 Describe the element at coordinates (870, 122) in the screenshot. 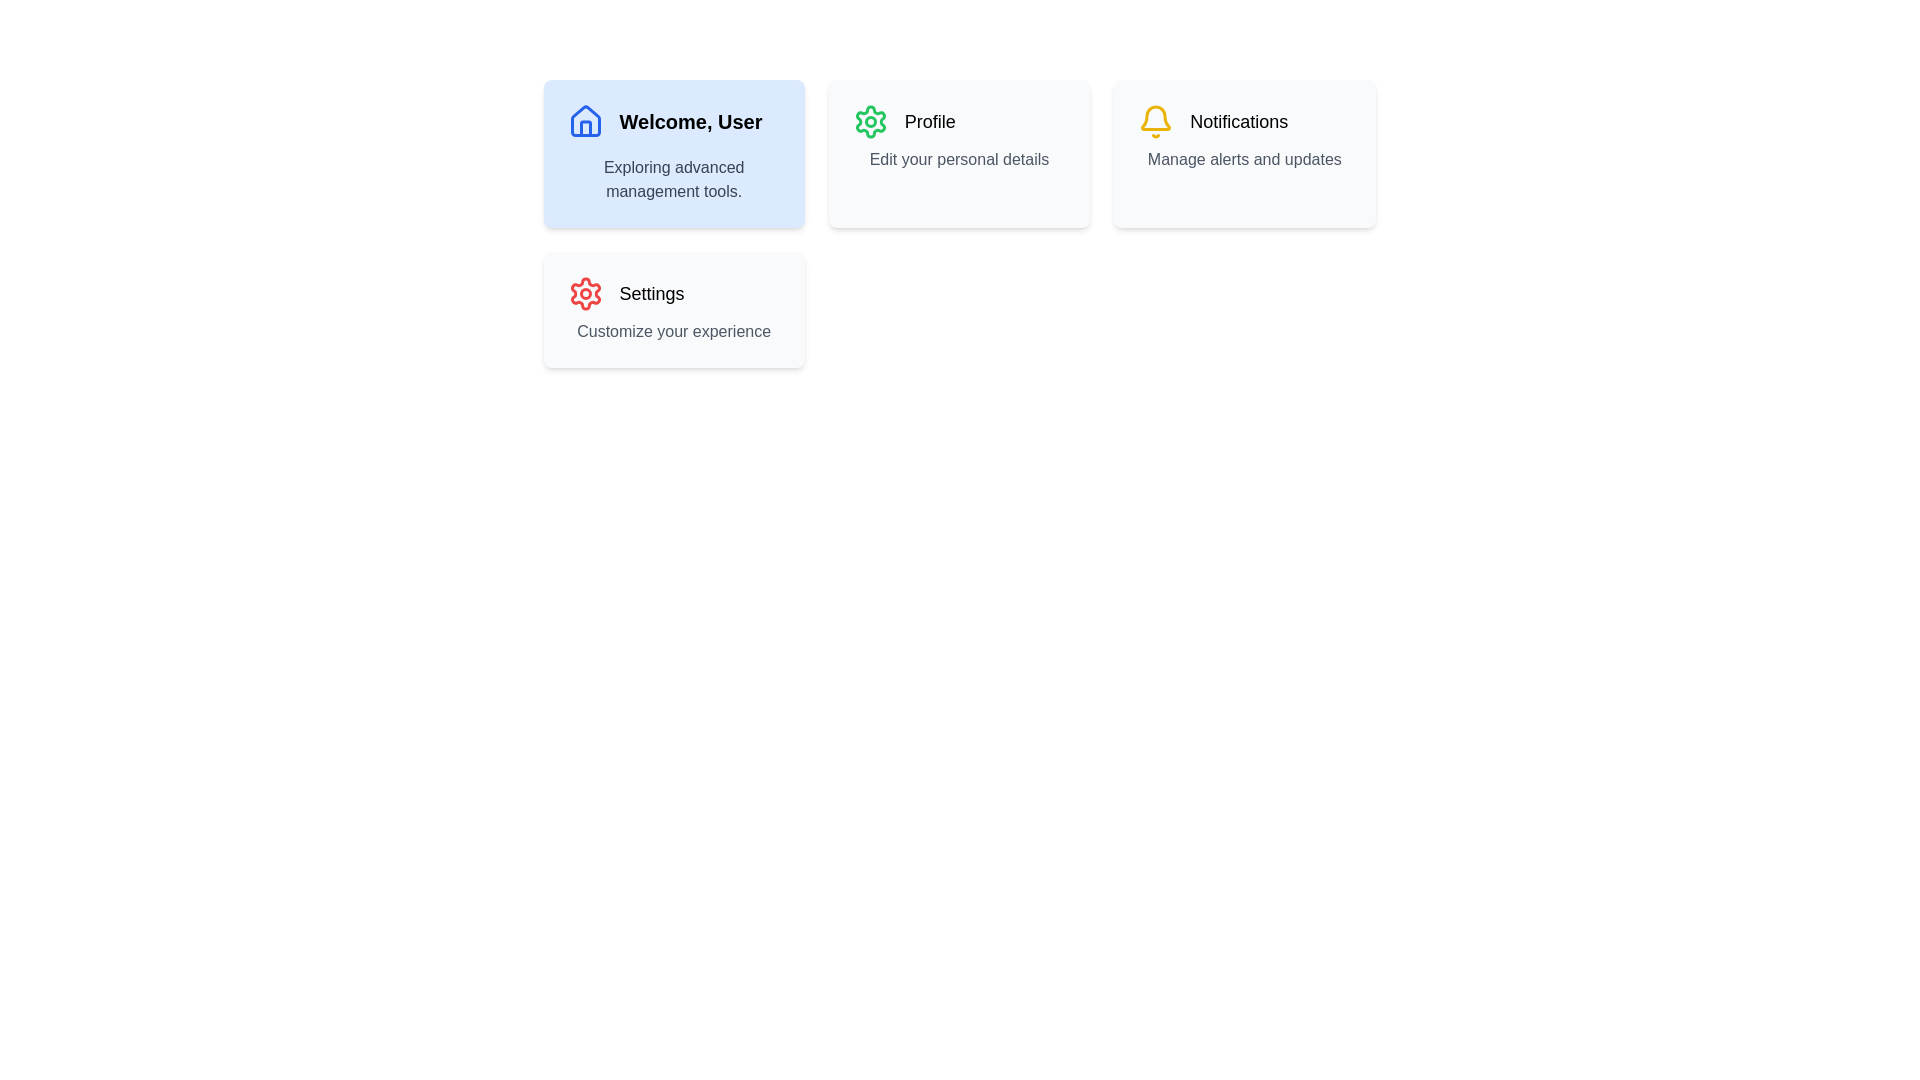

I see `the Profile card icon, which visually represents personal settings and is located at the top left corner of the card, adjacent to the text 'Profile'` at that location.